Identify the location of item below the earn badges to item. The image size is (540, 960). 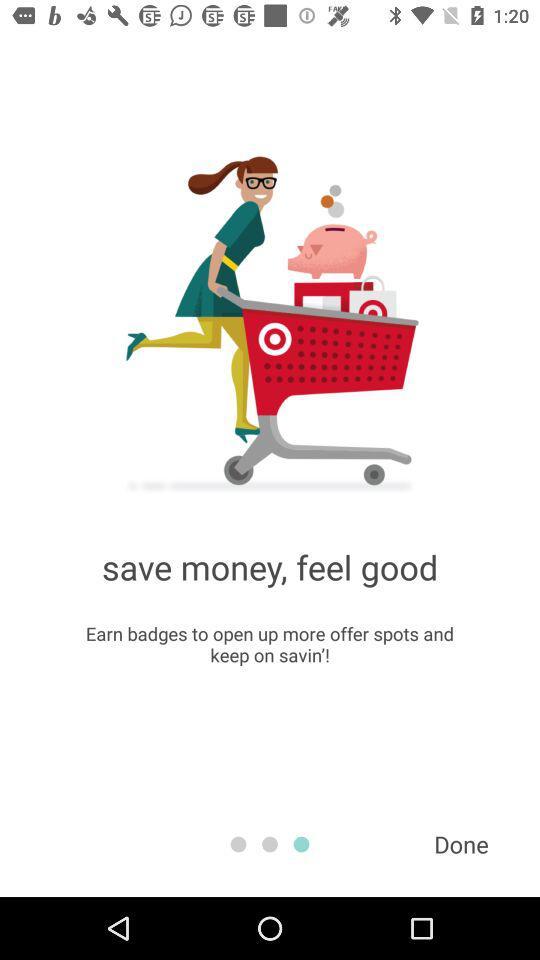
(461, 843).